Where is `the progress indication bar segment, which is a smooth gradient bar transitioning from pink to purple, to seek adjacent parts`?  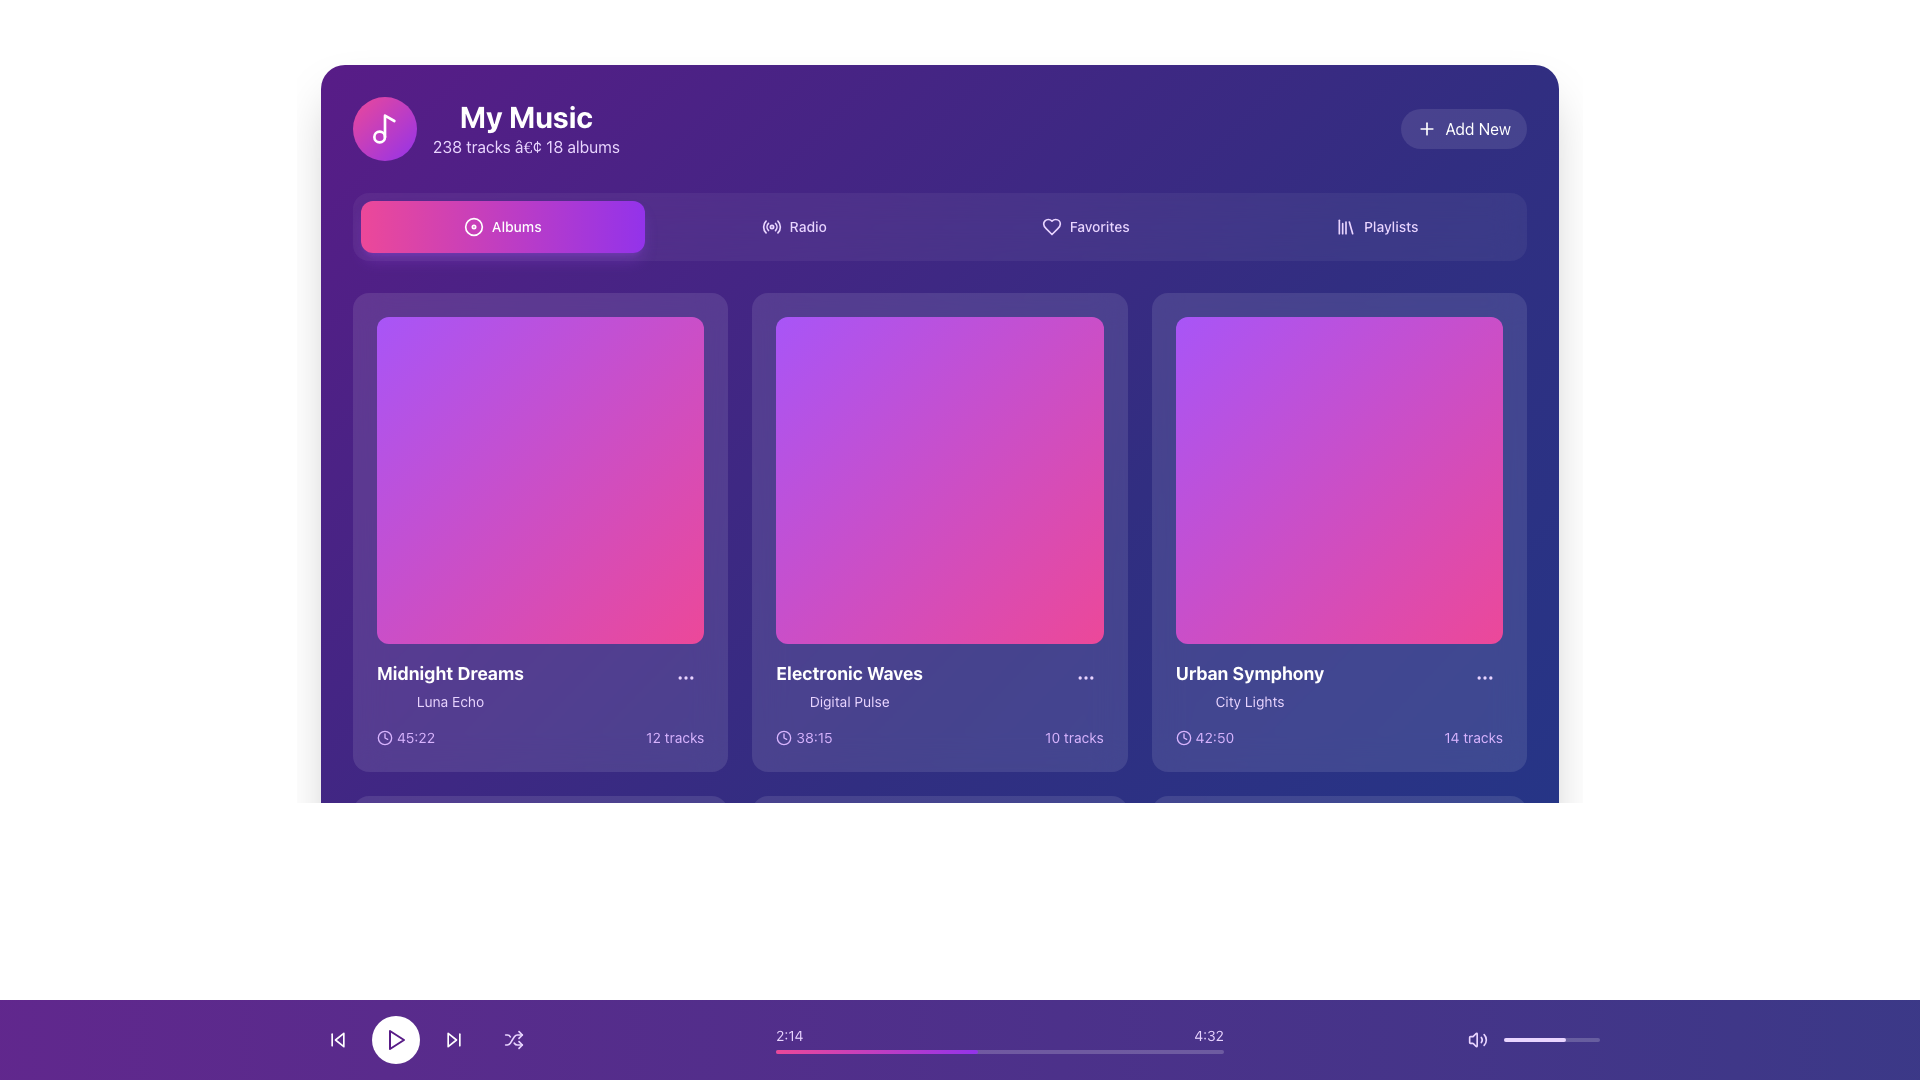
the progress indication bar segment, which is a smooth gradient bar transitioning from pink to purple, to seek adjacent parts is located at coordinates (876, 1051).